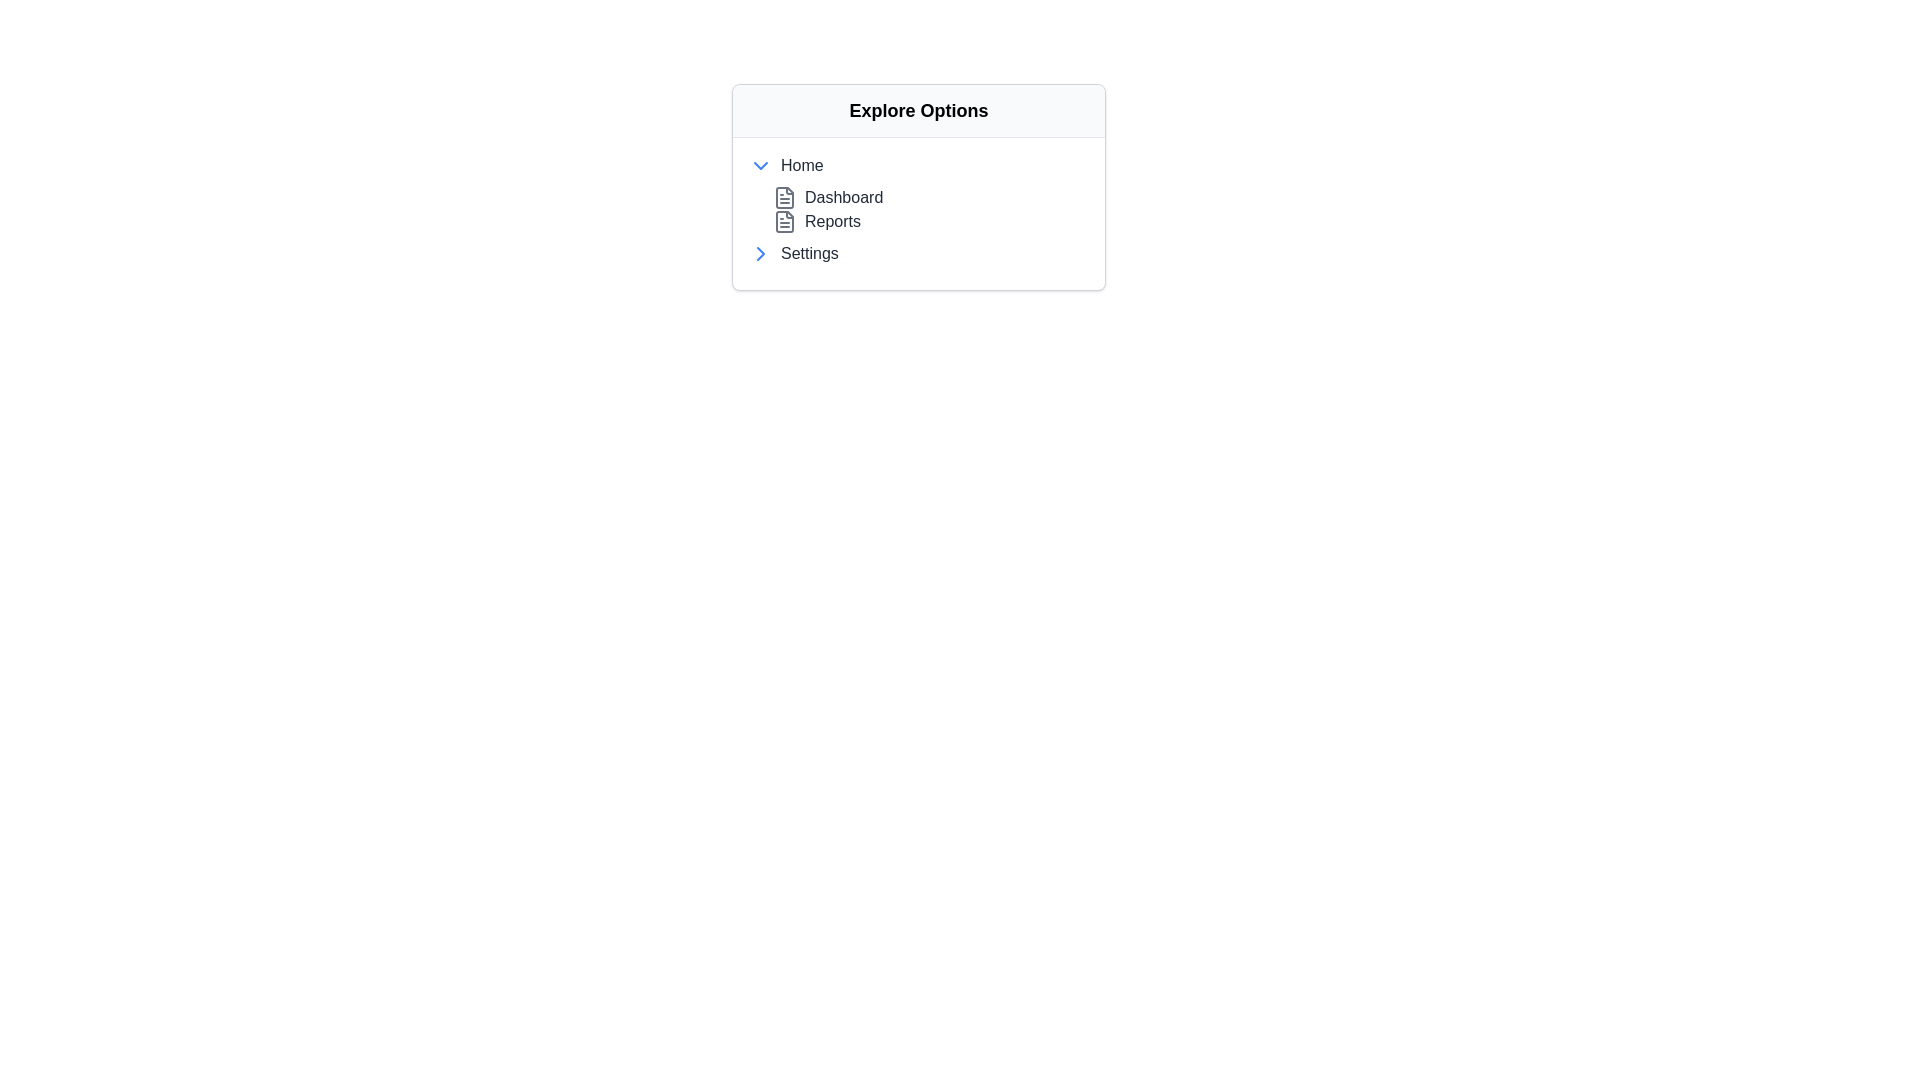  I want to click on the 'Reports' menu item located below the 'Dashboard' link in the sidebar navigation under 'Explore Options', so click(930, 222).